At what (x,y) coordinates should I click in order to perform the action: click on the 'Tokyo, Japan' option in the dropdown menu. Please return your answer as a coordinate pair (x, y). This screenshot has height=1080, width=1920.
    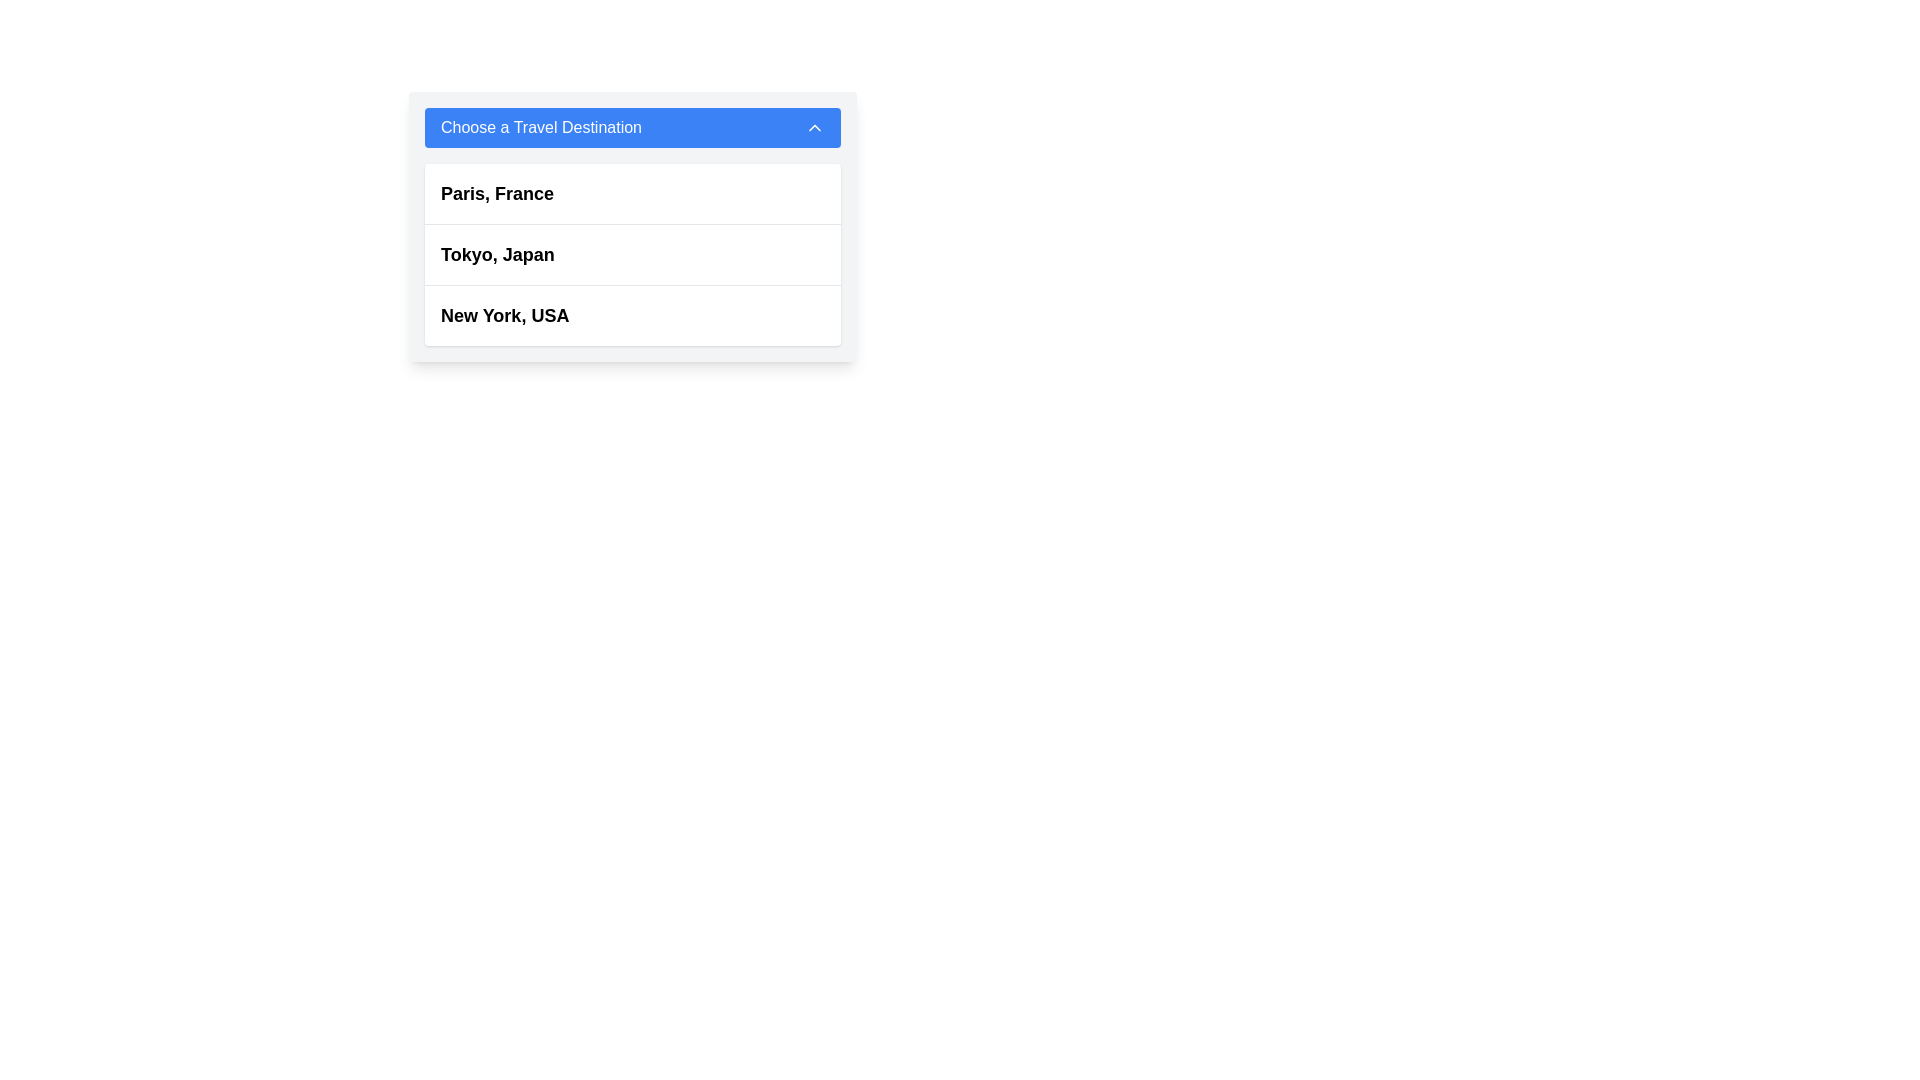
    Looking at the image, I should click on (497, 253).